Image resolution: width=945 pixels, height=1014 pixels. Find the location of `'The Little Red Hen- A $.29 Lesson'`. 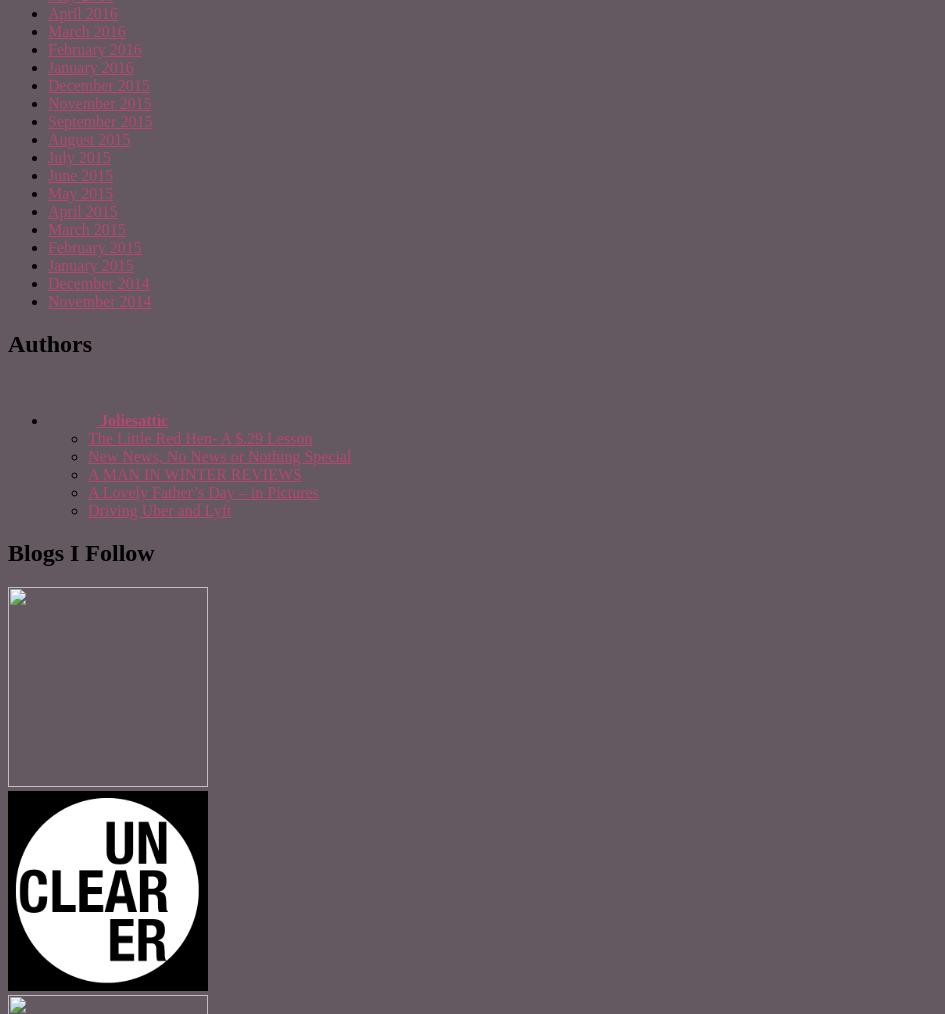

'The Little Red Hen- A $.29 Lesson' is located at coordinates (199, 438).